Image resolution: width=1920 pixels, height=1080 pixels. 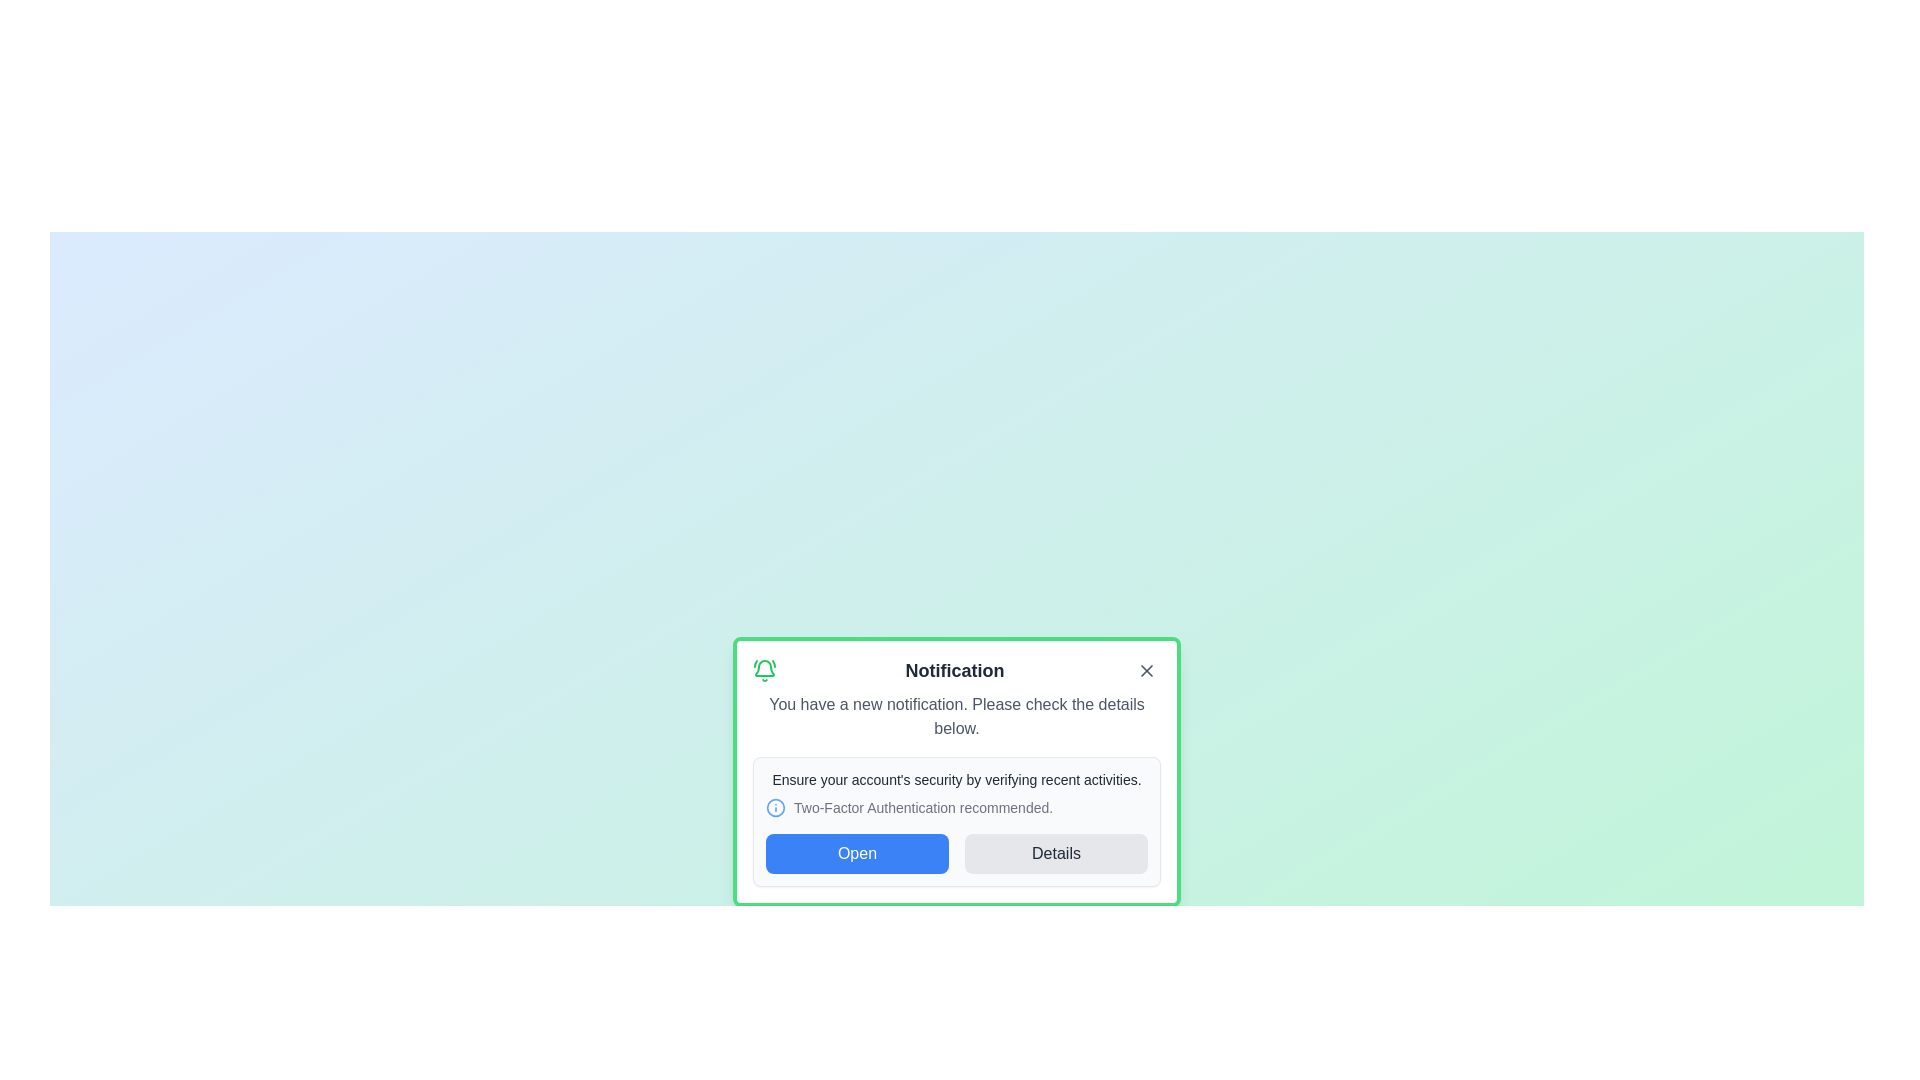 What do you see at coordinates (775, 806) in the screenshot?
I see `the information icon to reveal additional information` at bounding box center [775, 806].